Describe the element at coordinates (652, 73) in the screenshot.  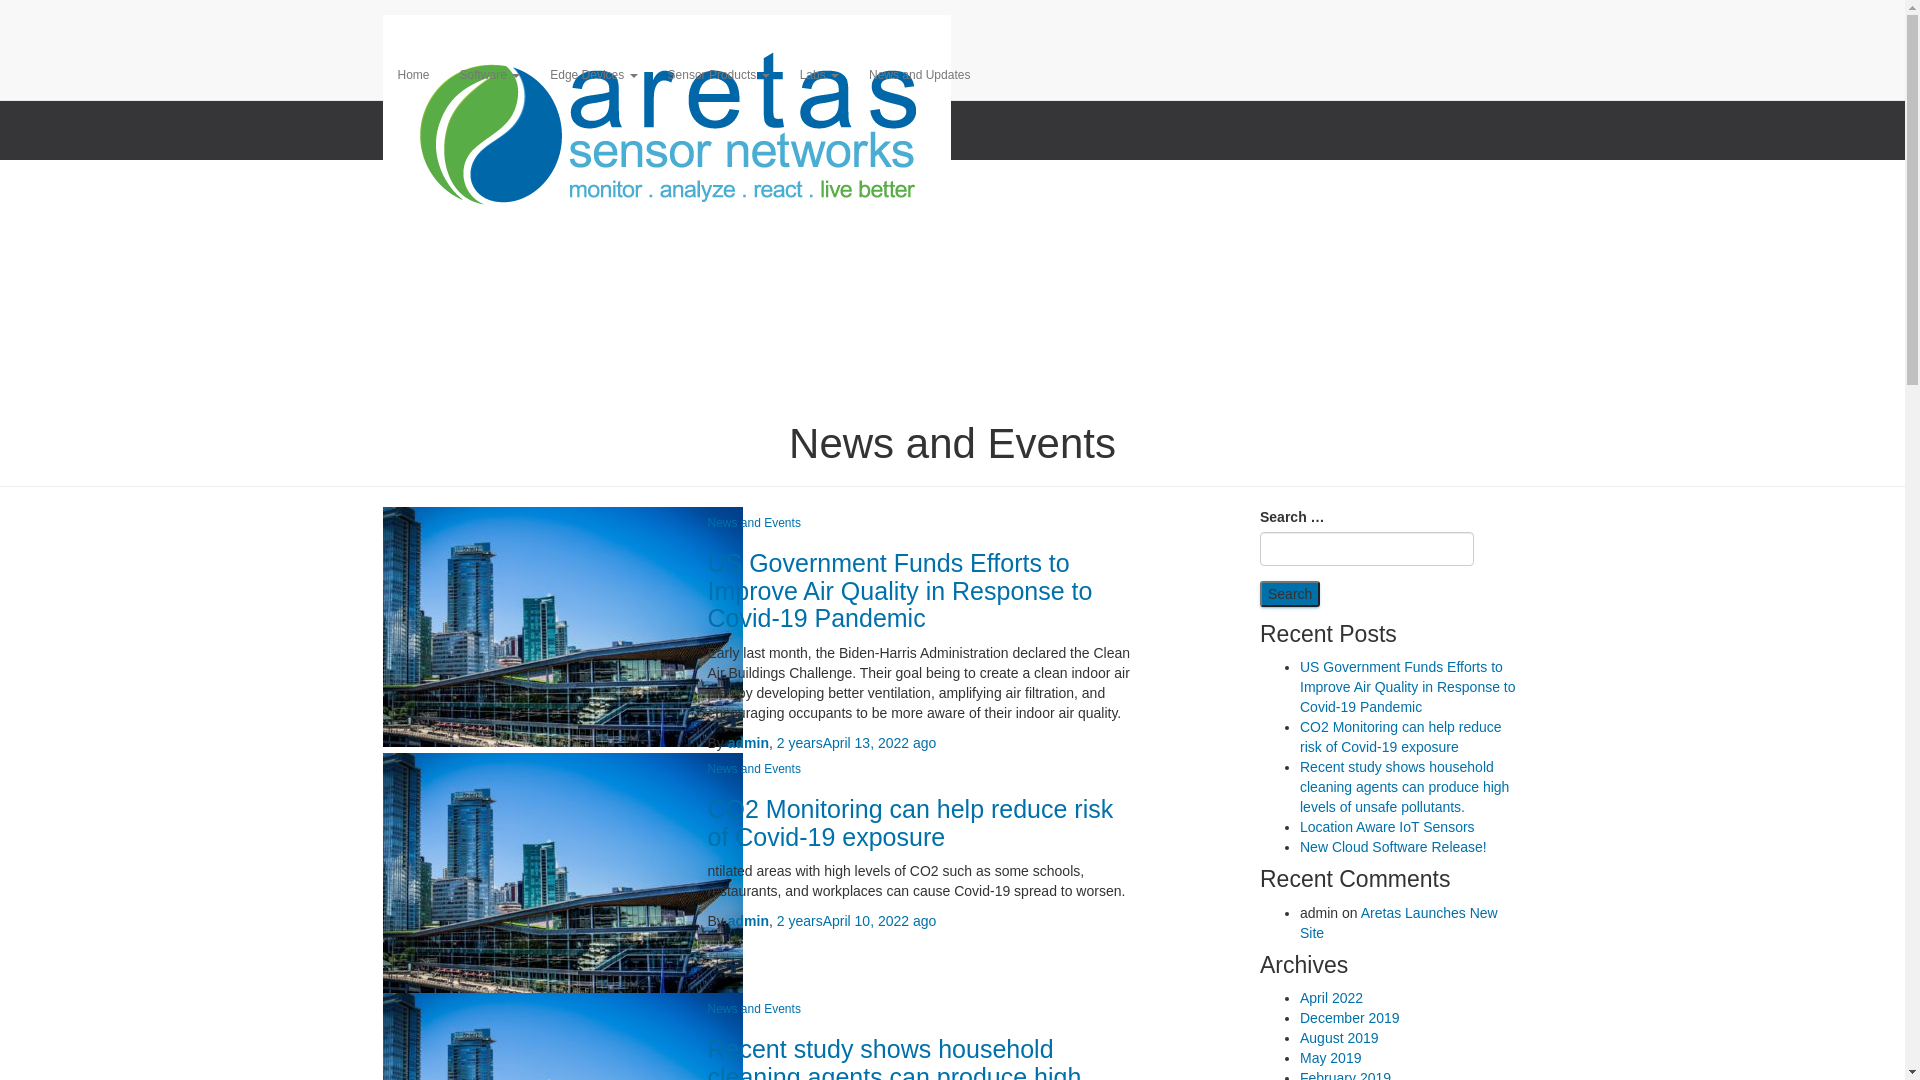
I see `'Sensor Products'` at that location.